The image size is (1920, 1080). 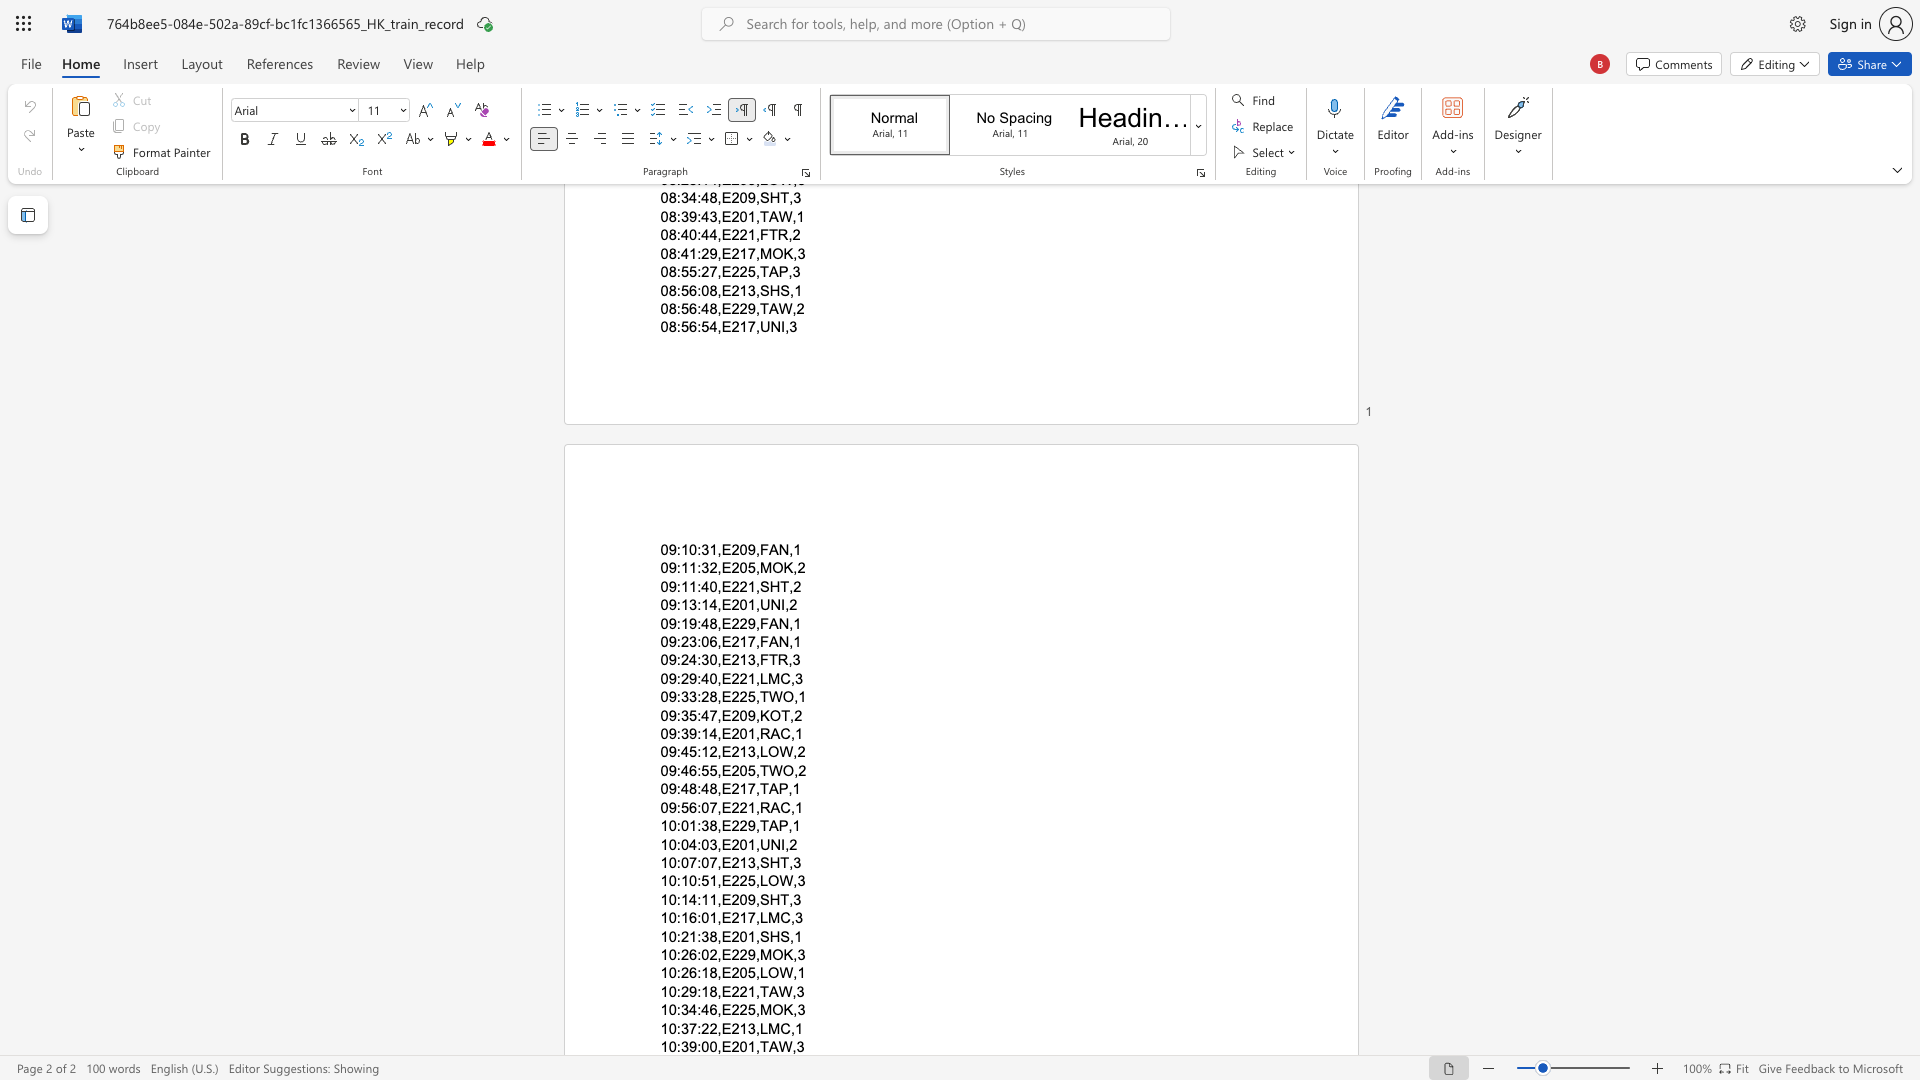 What do you see at coordinates (675, 1045) in the screenshot?
I see `the space between the continuous character "0" and ":" in the text` at bounding box center [675, 1045].